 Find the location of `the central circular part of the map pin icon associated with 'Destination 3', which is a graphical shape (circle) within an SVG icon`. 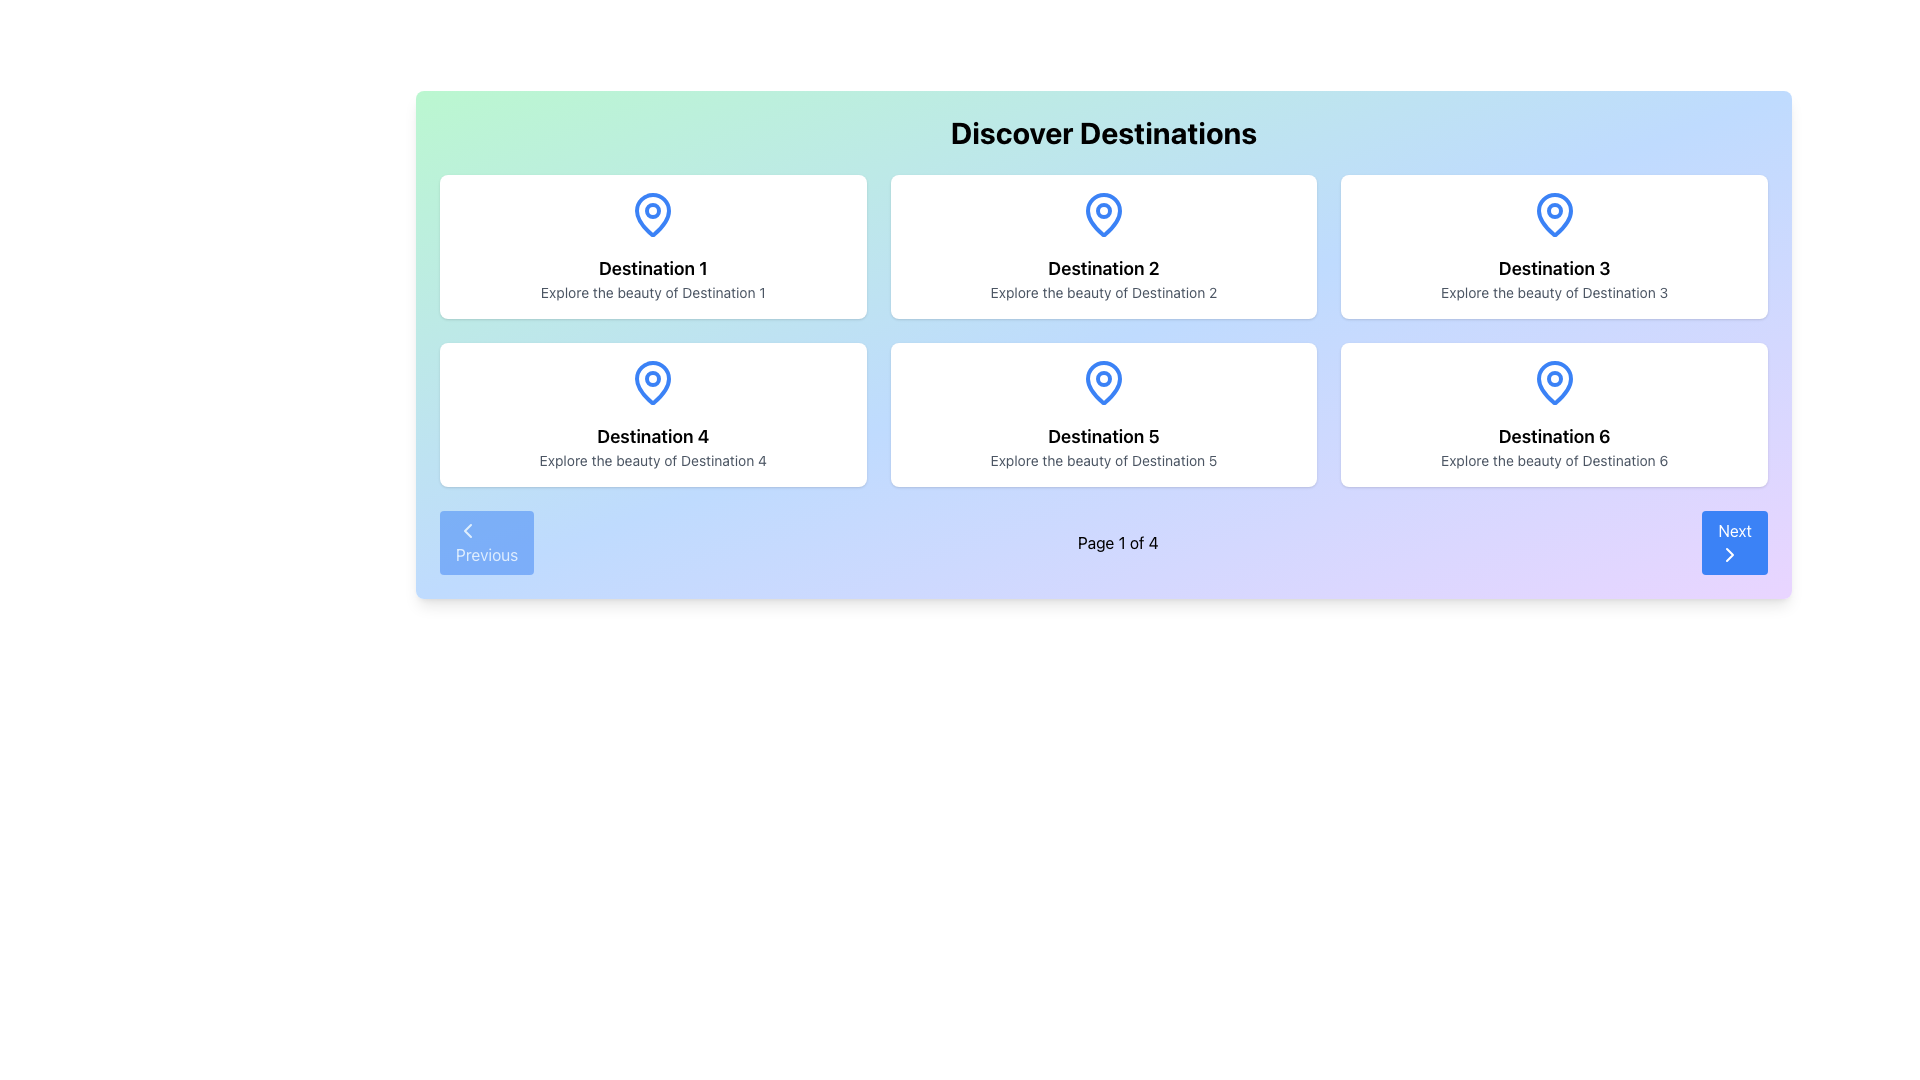

the central circular part of the map pin icon associated with 'Destination 3', which is a graphical shape (circle) within an SVG icon is located at coordinates (1553, 211).